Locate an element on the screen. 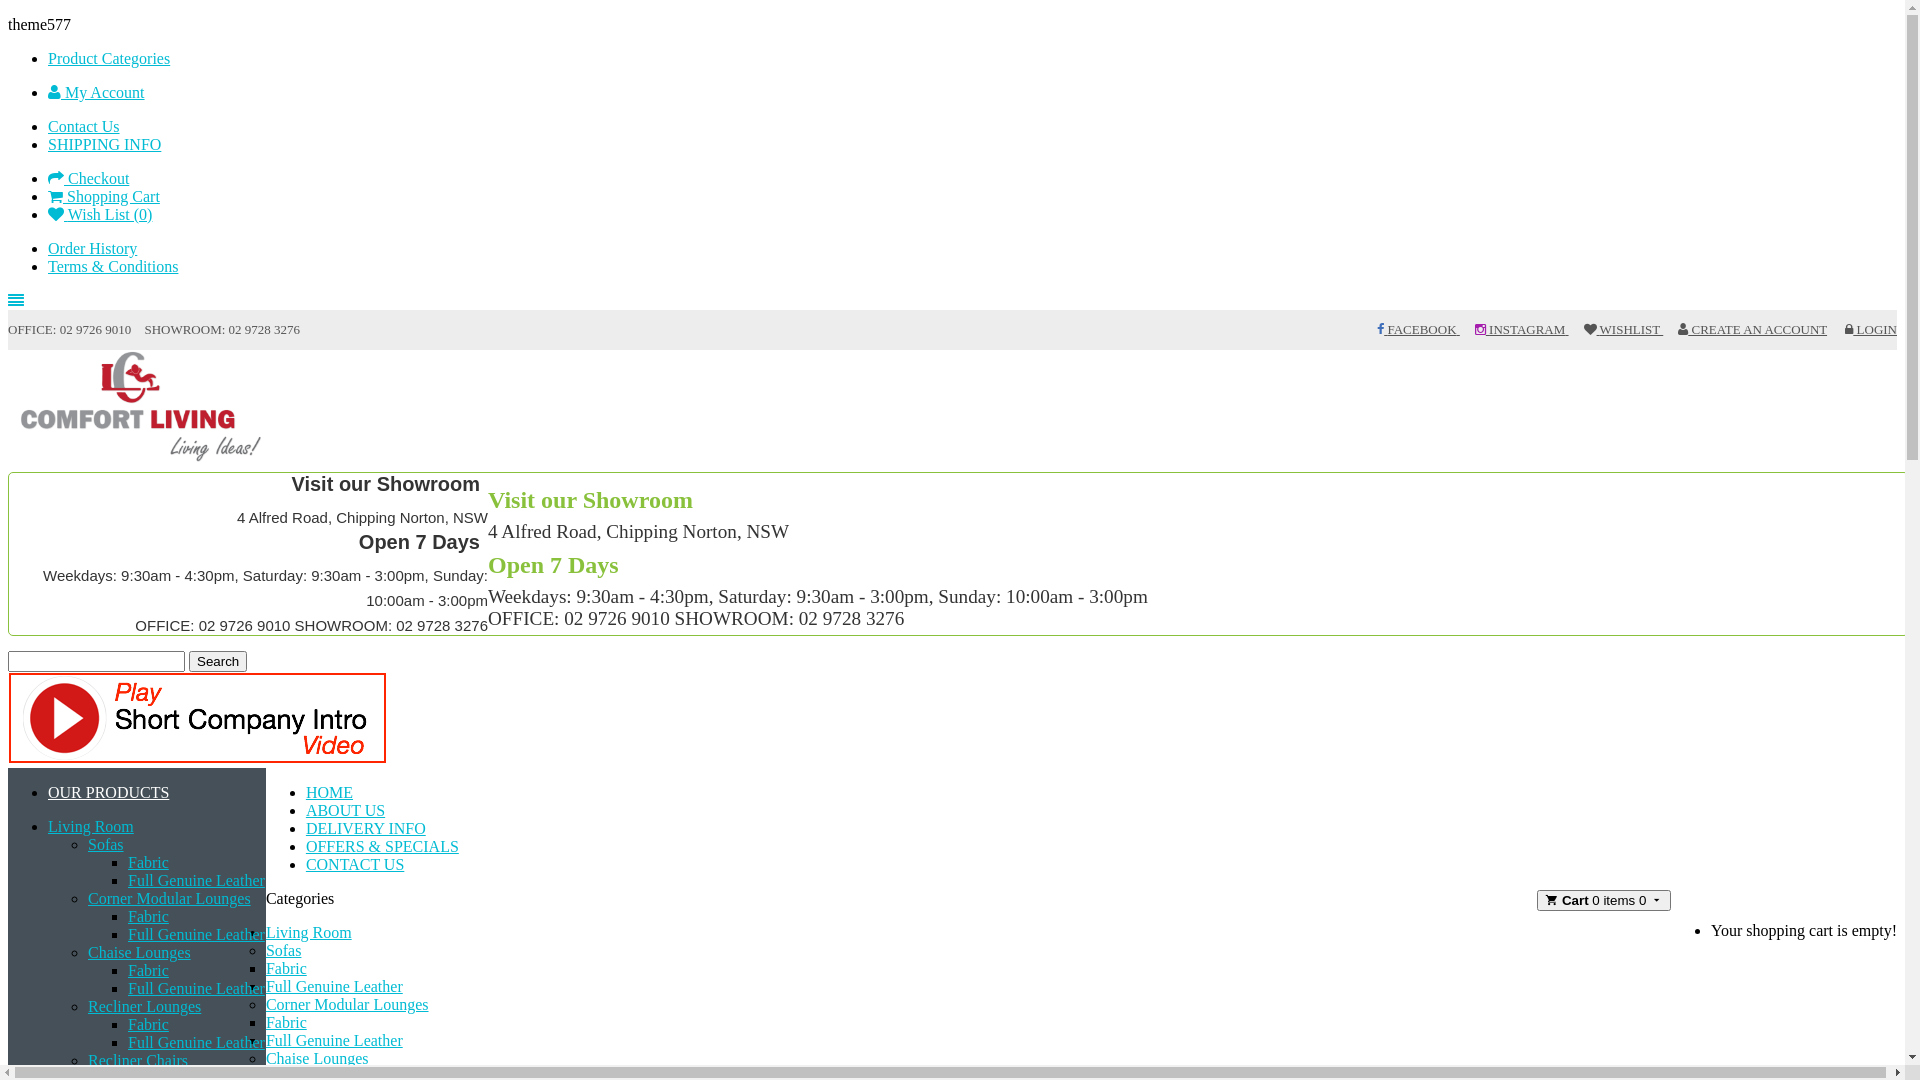 Image resolution: width=1920 pixels, height=1080 pixels. 'Fabric' is located at coordinates (147, 861).